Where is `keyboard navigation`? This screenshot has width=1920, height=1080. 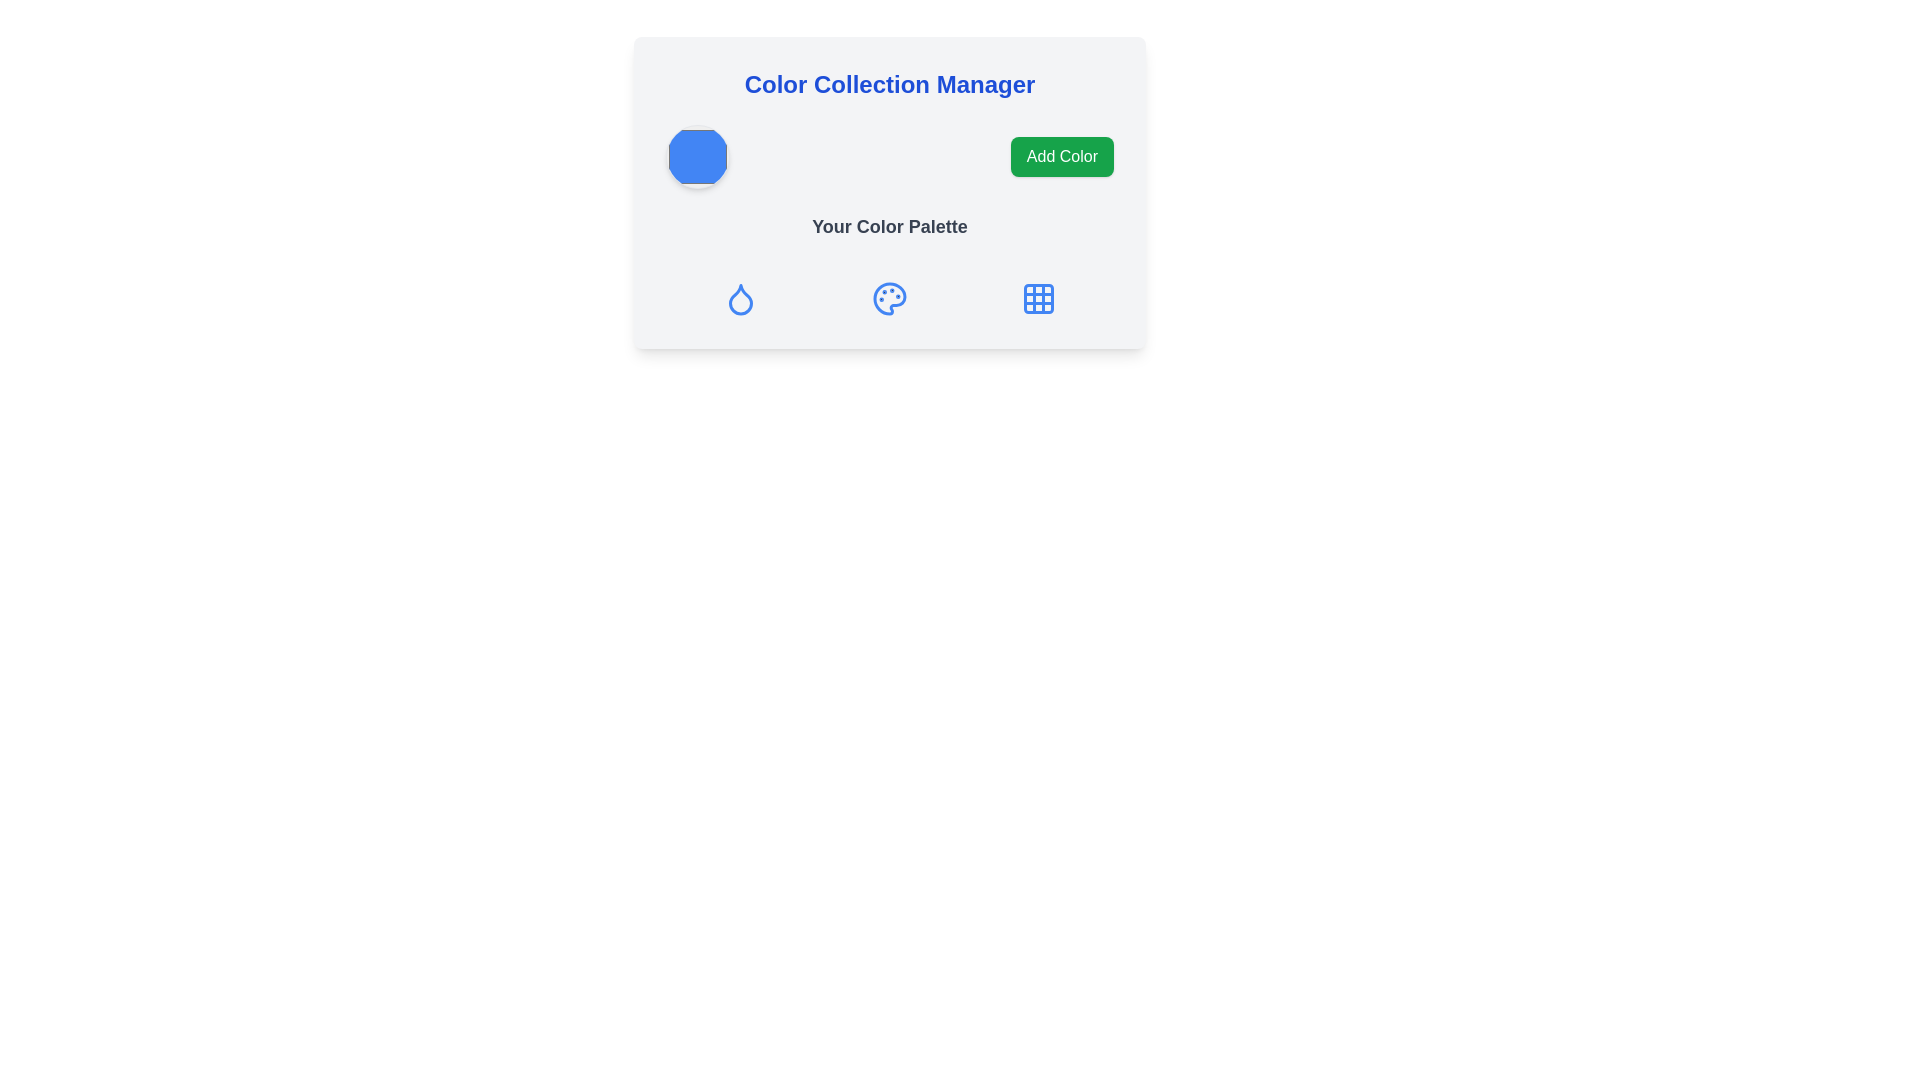 keyboard navigation is located at coordinates (697, 156).